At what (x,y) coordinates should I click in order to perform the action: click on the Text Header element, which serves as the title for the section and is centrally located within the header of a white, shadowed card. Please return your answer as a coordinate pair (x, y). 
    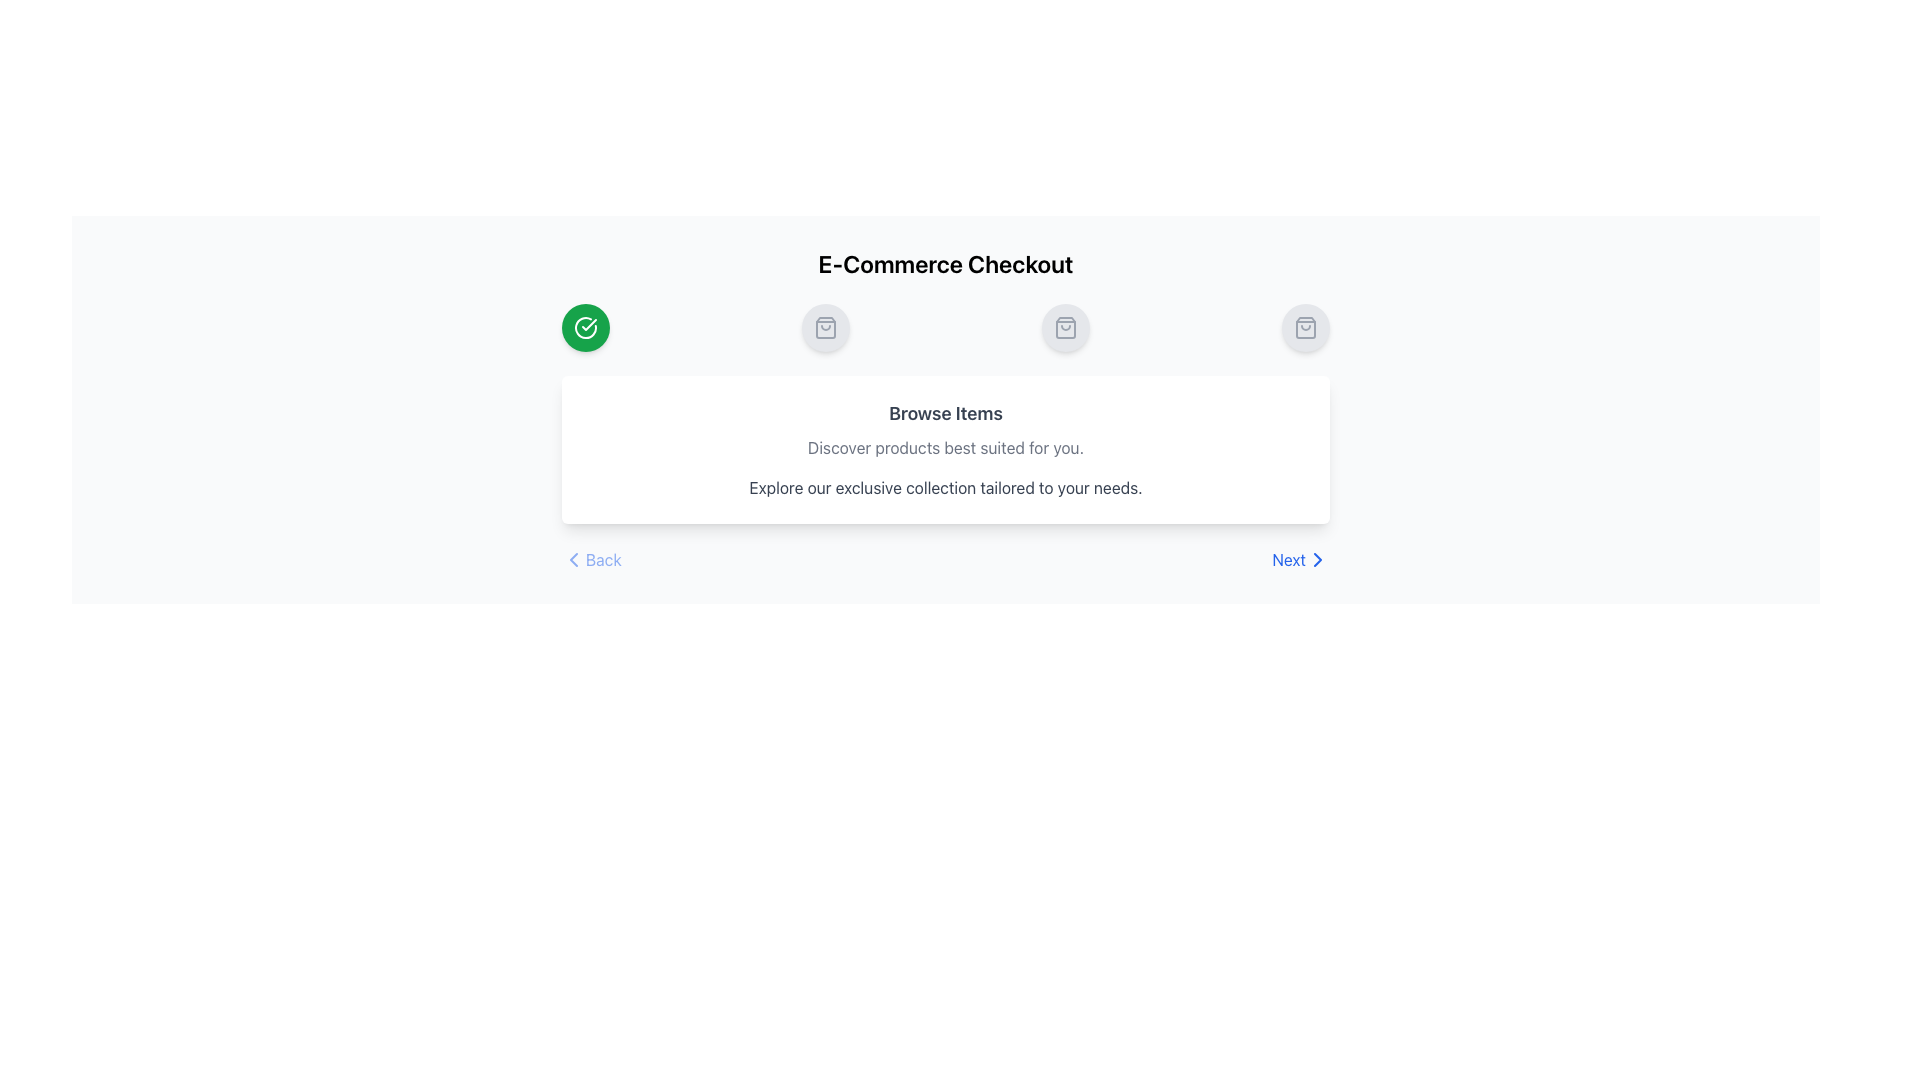
    Looking at the image, I should click on (944, 412).